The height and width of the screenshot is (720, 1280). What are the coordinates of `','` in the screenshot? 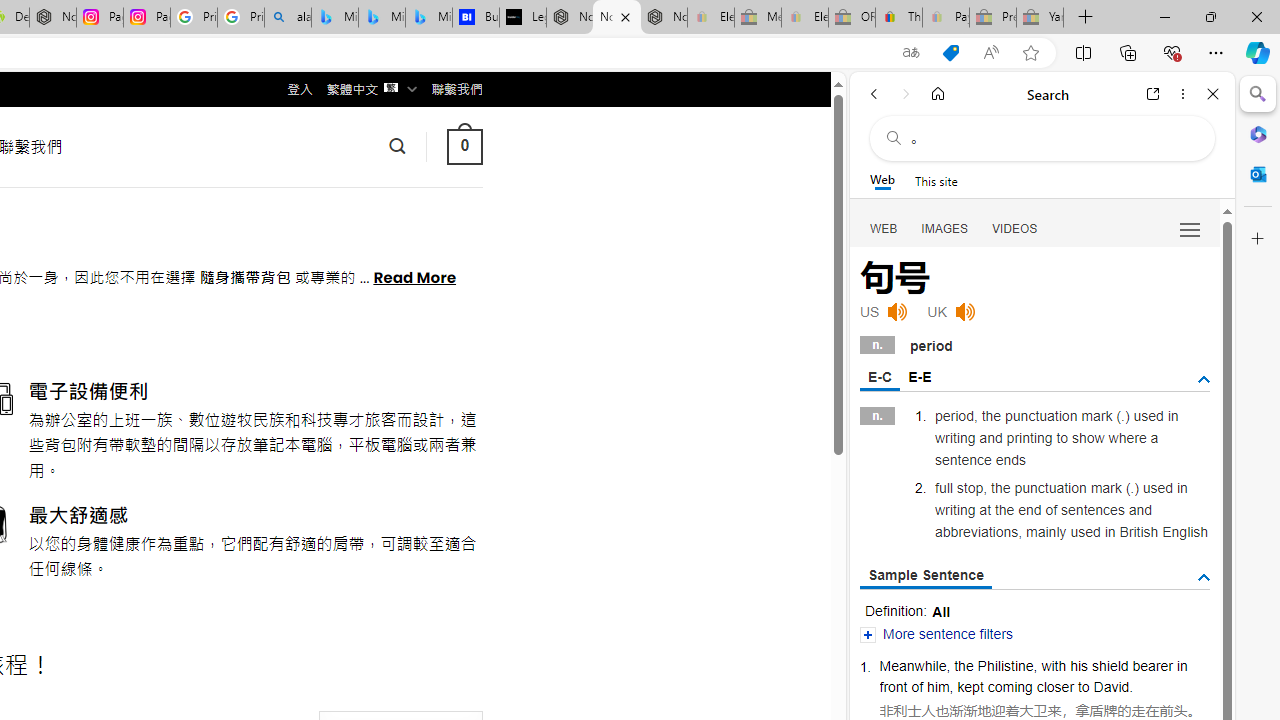 It's located at (947, 666).